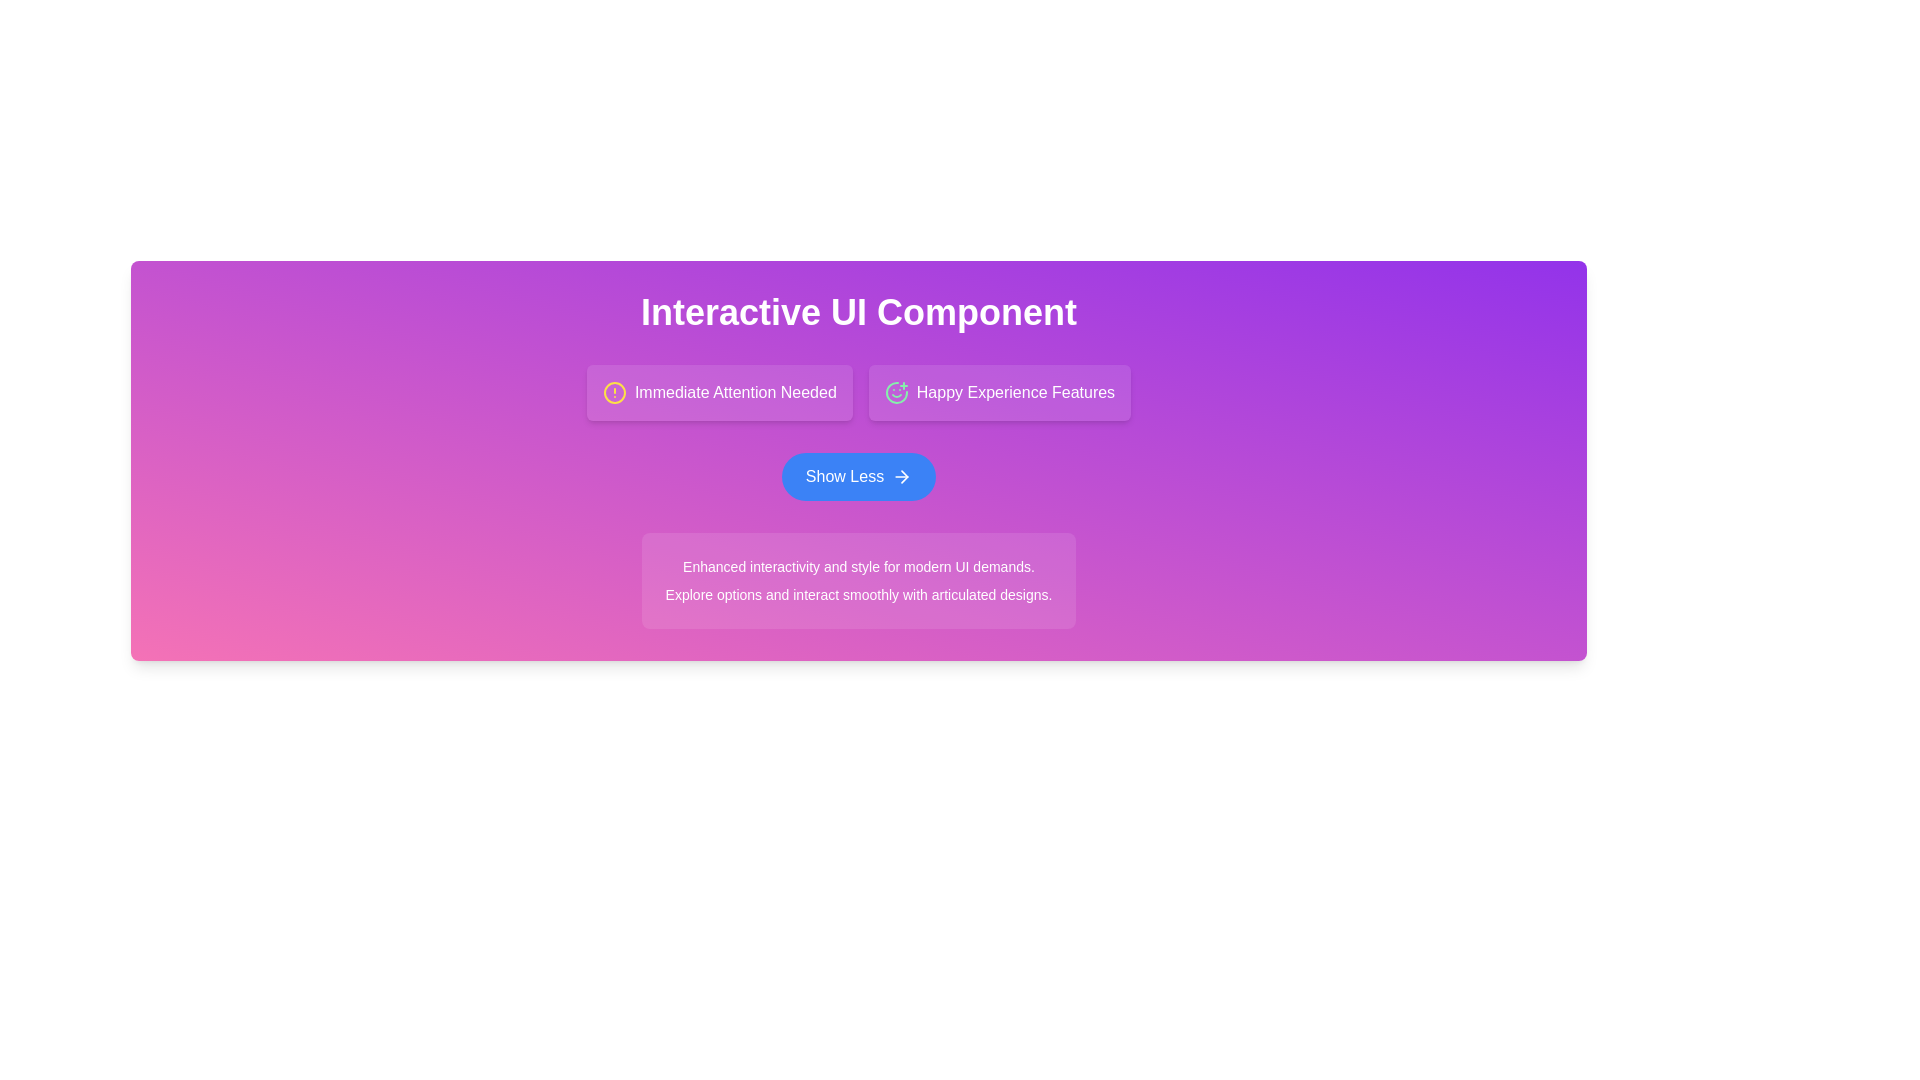 The height and width of the screenshot is (1080, 1920). Describe the element at coordinates (859, 593) in the screenshot. I see `the static text element that reads 'Explore options and interact smoothly with articulated designs.' positioned in the lower section of the interface against a pink-purple gradient background` at that location.